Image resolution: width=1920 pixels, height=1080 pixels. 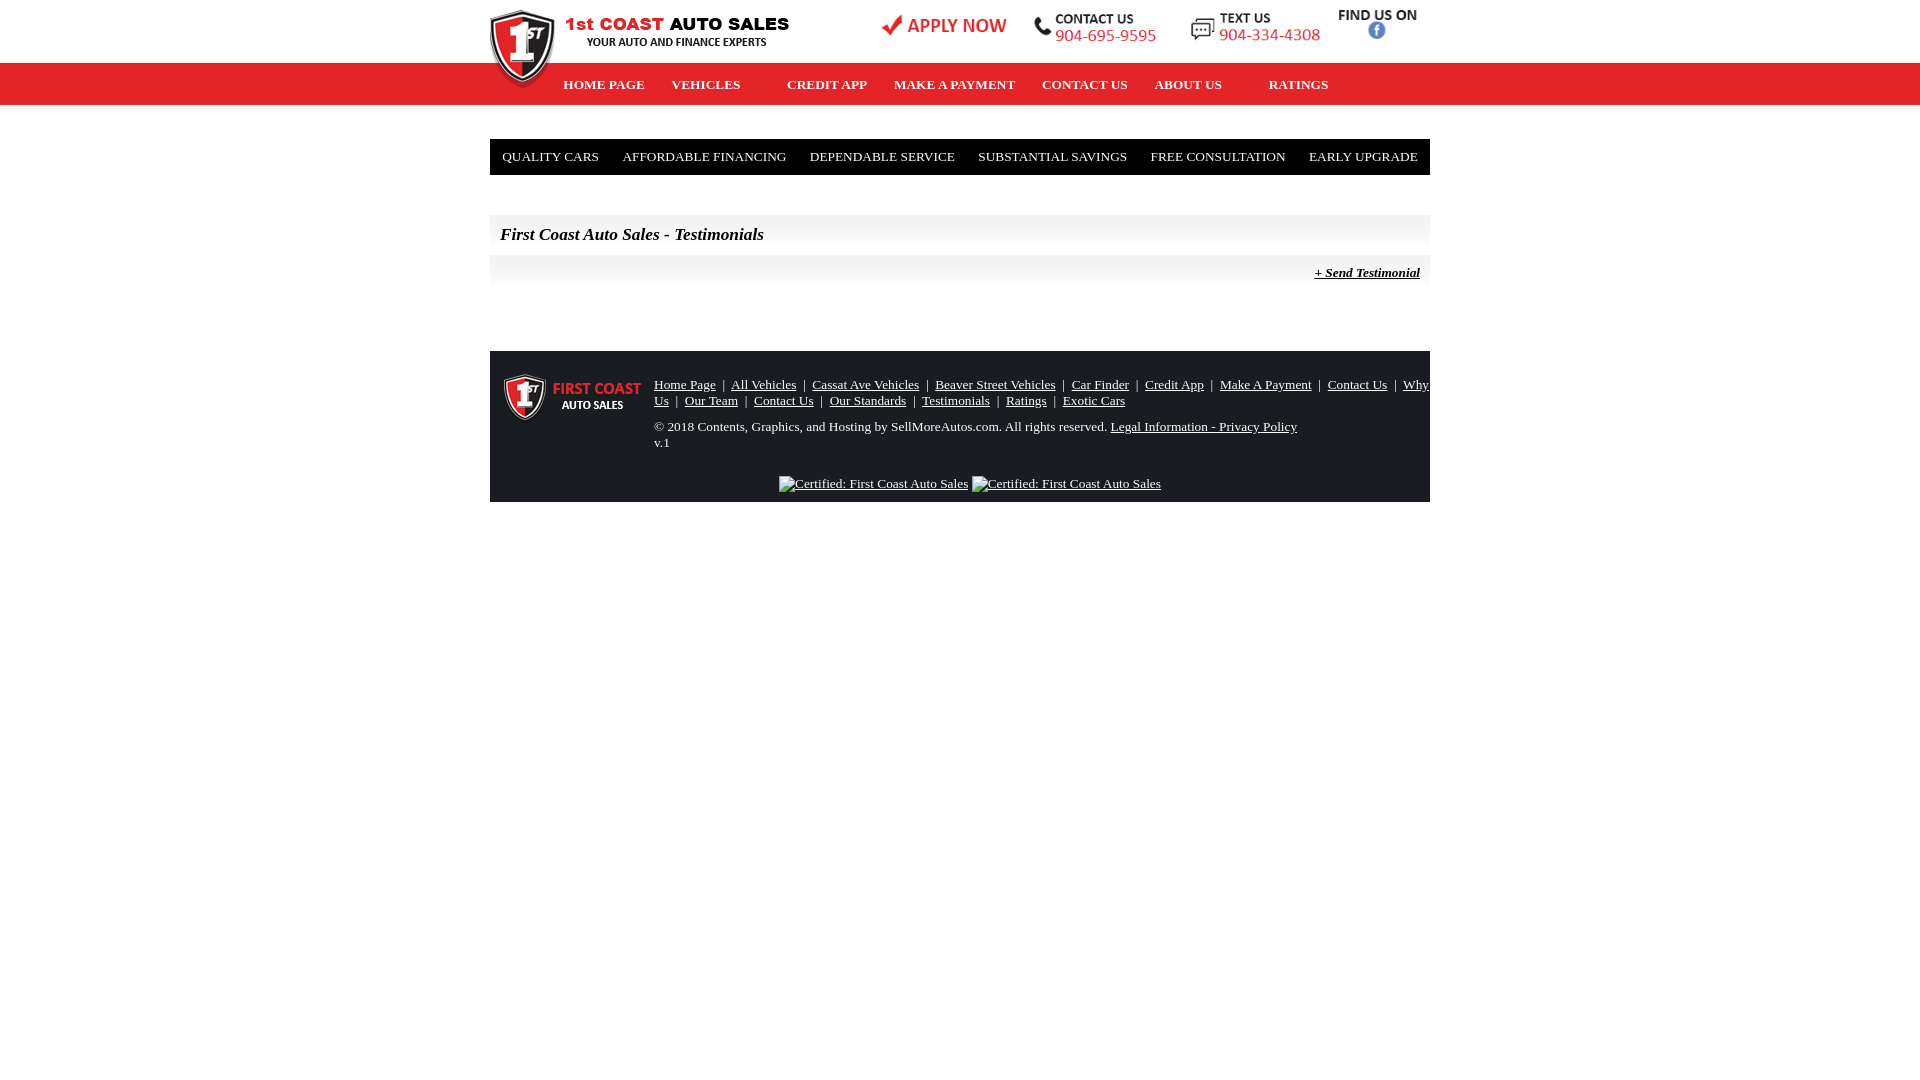 I want to click on 'RATINGS', so click(x=1253, y=83).